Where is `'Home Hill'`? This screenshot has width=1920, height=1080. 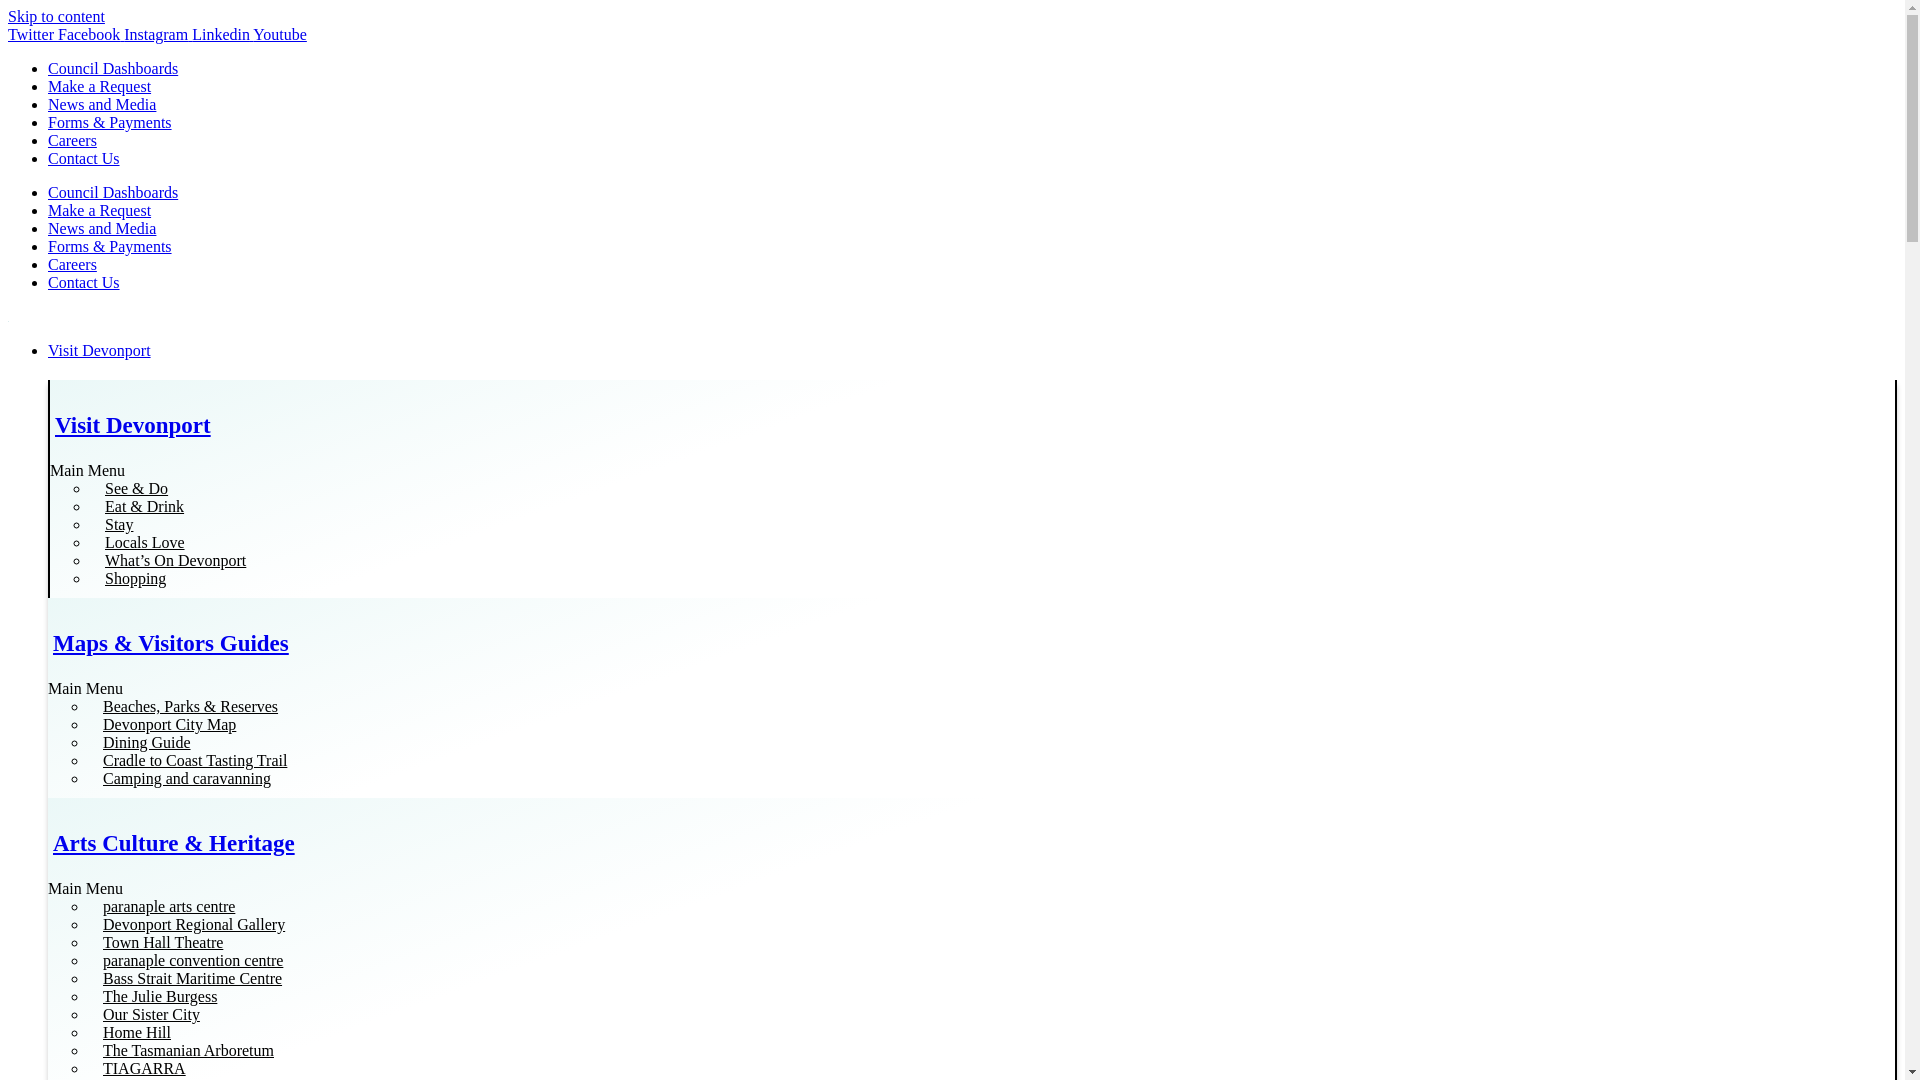
'Home Hill' is located at coordinates (136, 1032).